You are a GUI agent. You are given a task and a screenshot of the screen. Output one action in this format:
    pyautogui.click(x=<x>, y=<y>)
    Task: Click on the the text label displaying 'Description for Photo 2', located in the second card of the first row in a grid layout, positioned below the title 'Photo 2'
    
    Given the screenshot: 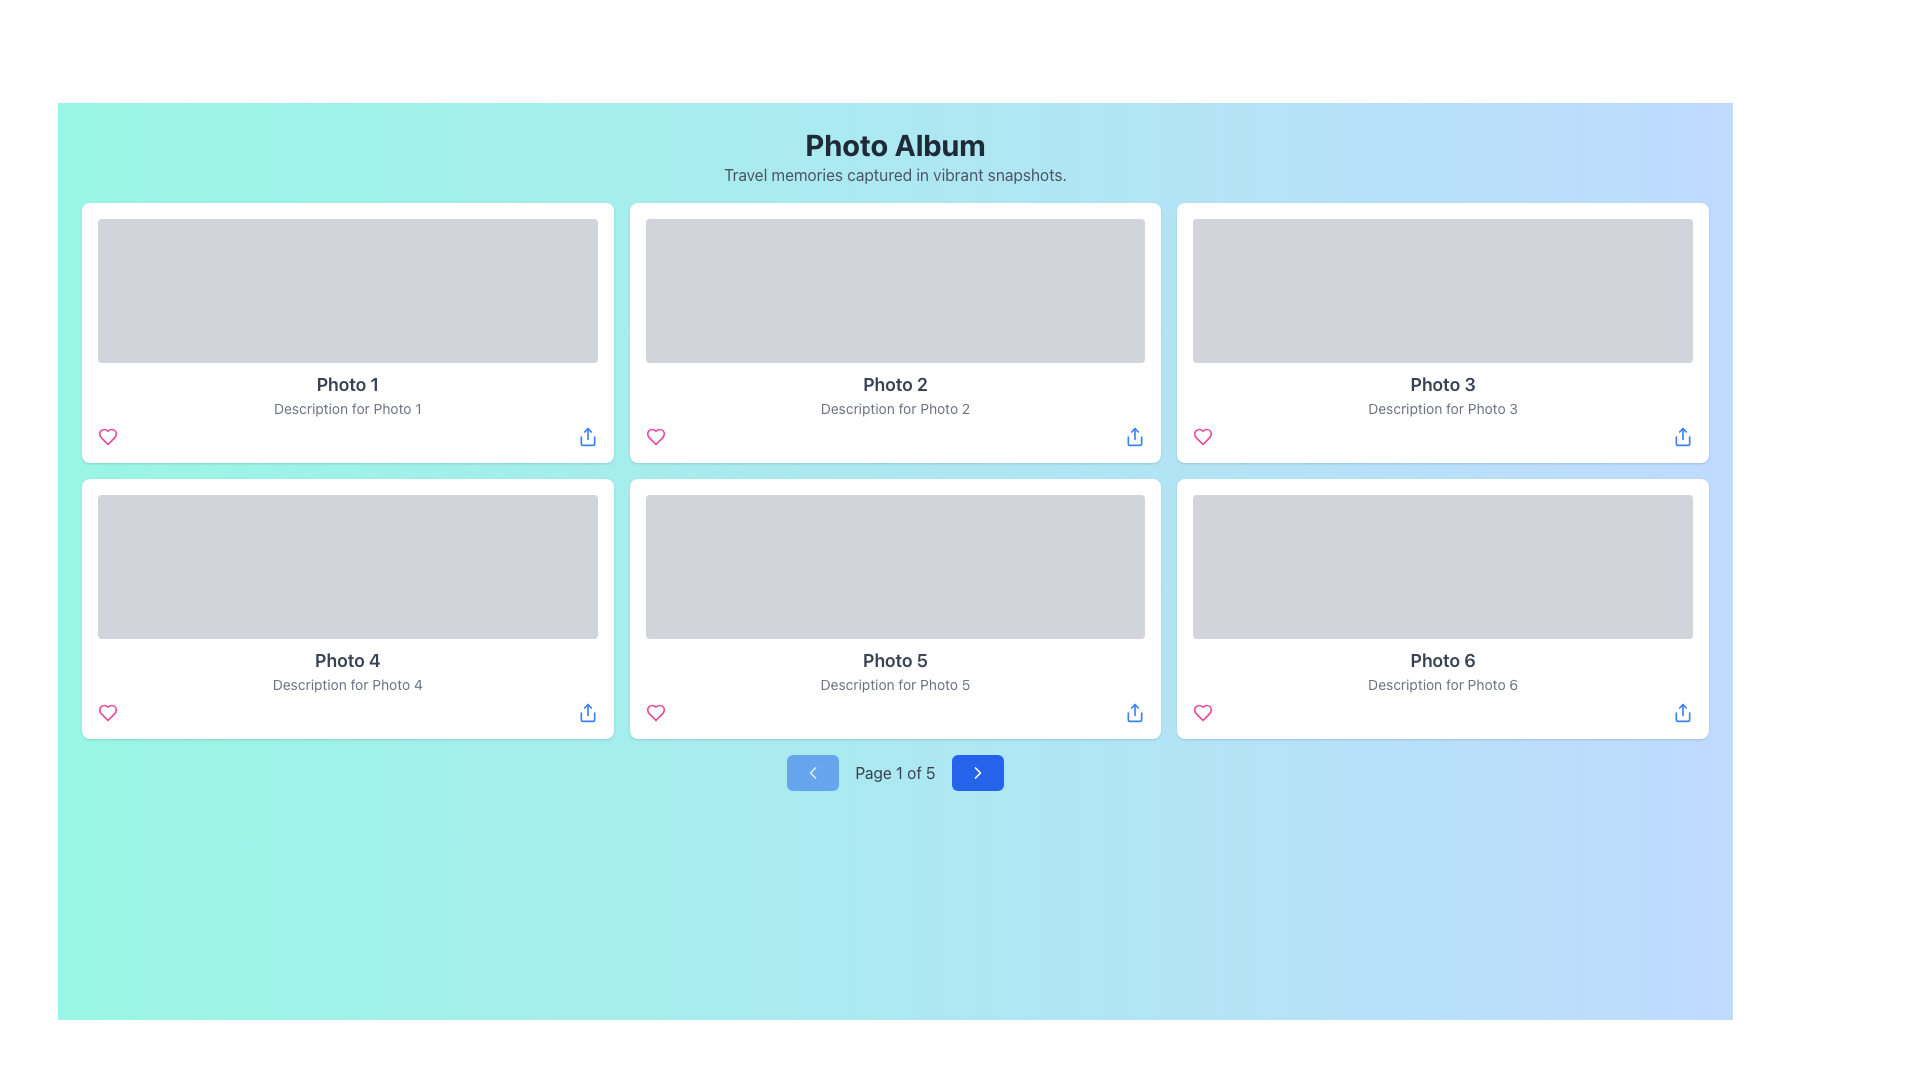 What is the action you would take?
    pyautogui.click(x=894, y=407)
    